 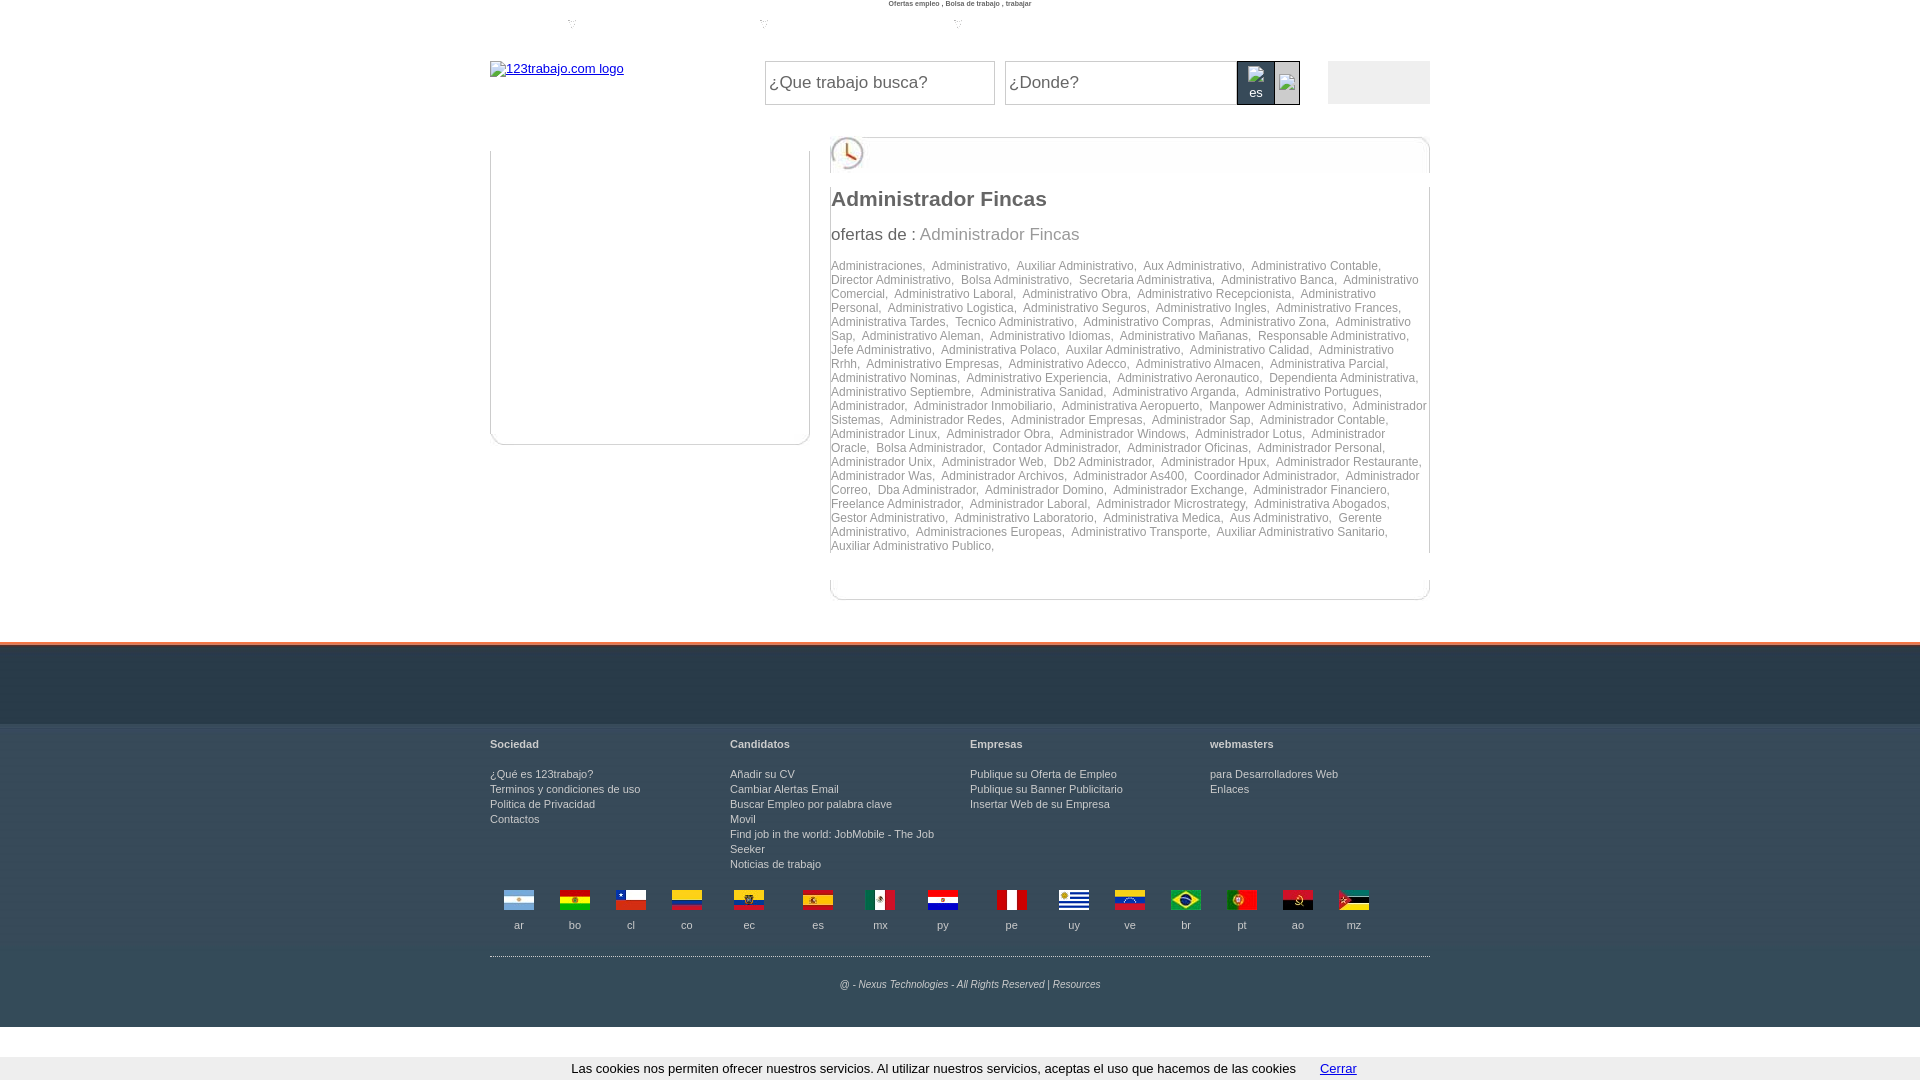 I want to click on 'Contador Administrador, ', so click(x=1058, y=446).